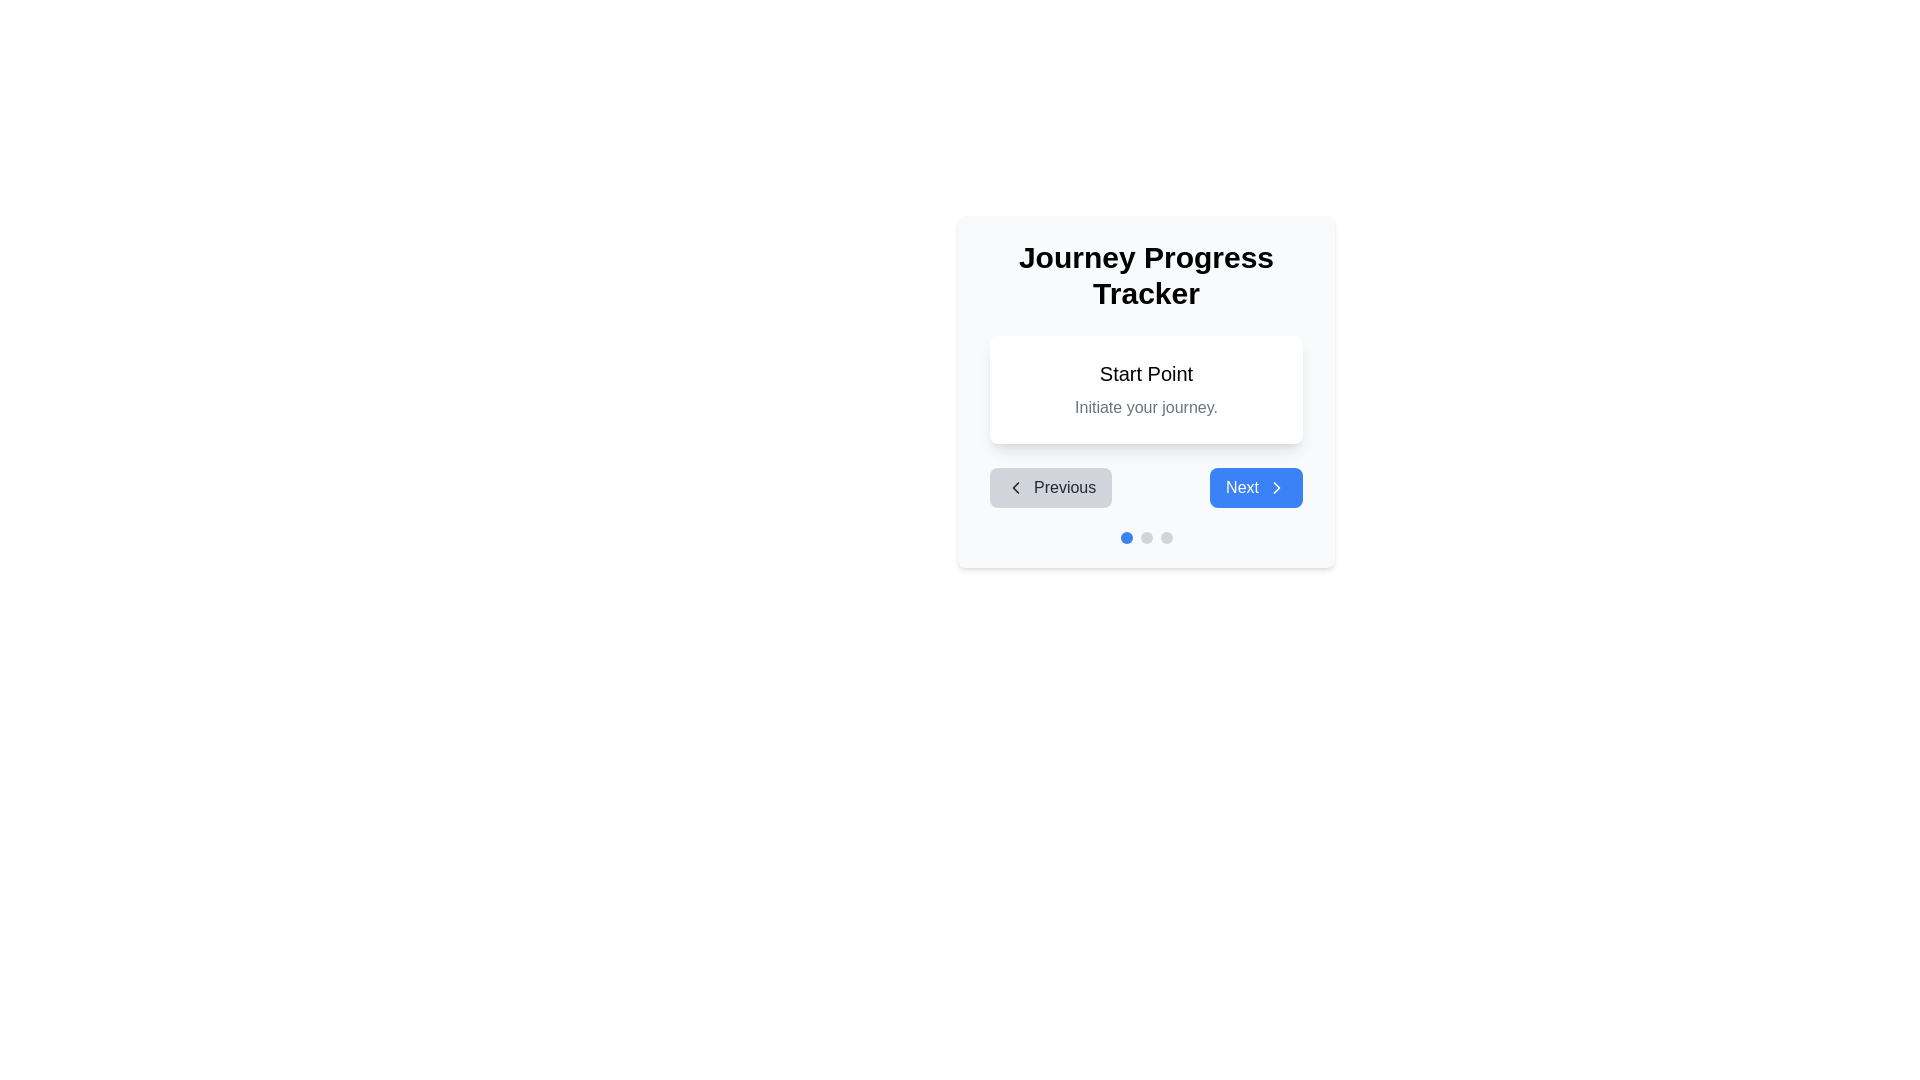  What do you see at coordinates (1275, 488) in the screenshot?
I see `the forward navigation icon, which is a graphical arrow located in the bottom-right corner of the 'Journey Progress Tracker' panel, adjacent to the 'Next' button` at bounding box center [1275, 488].